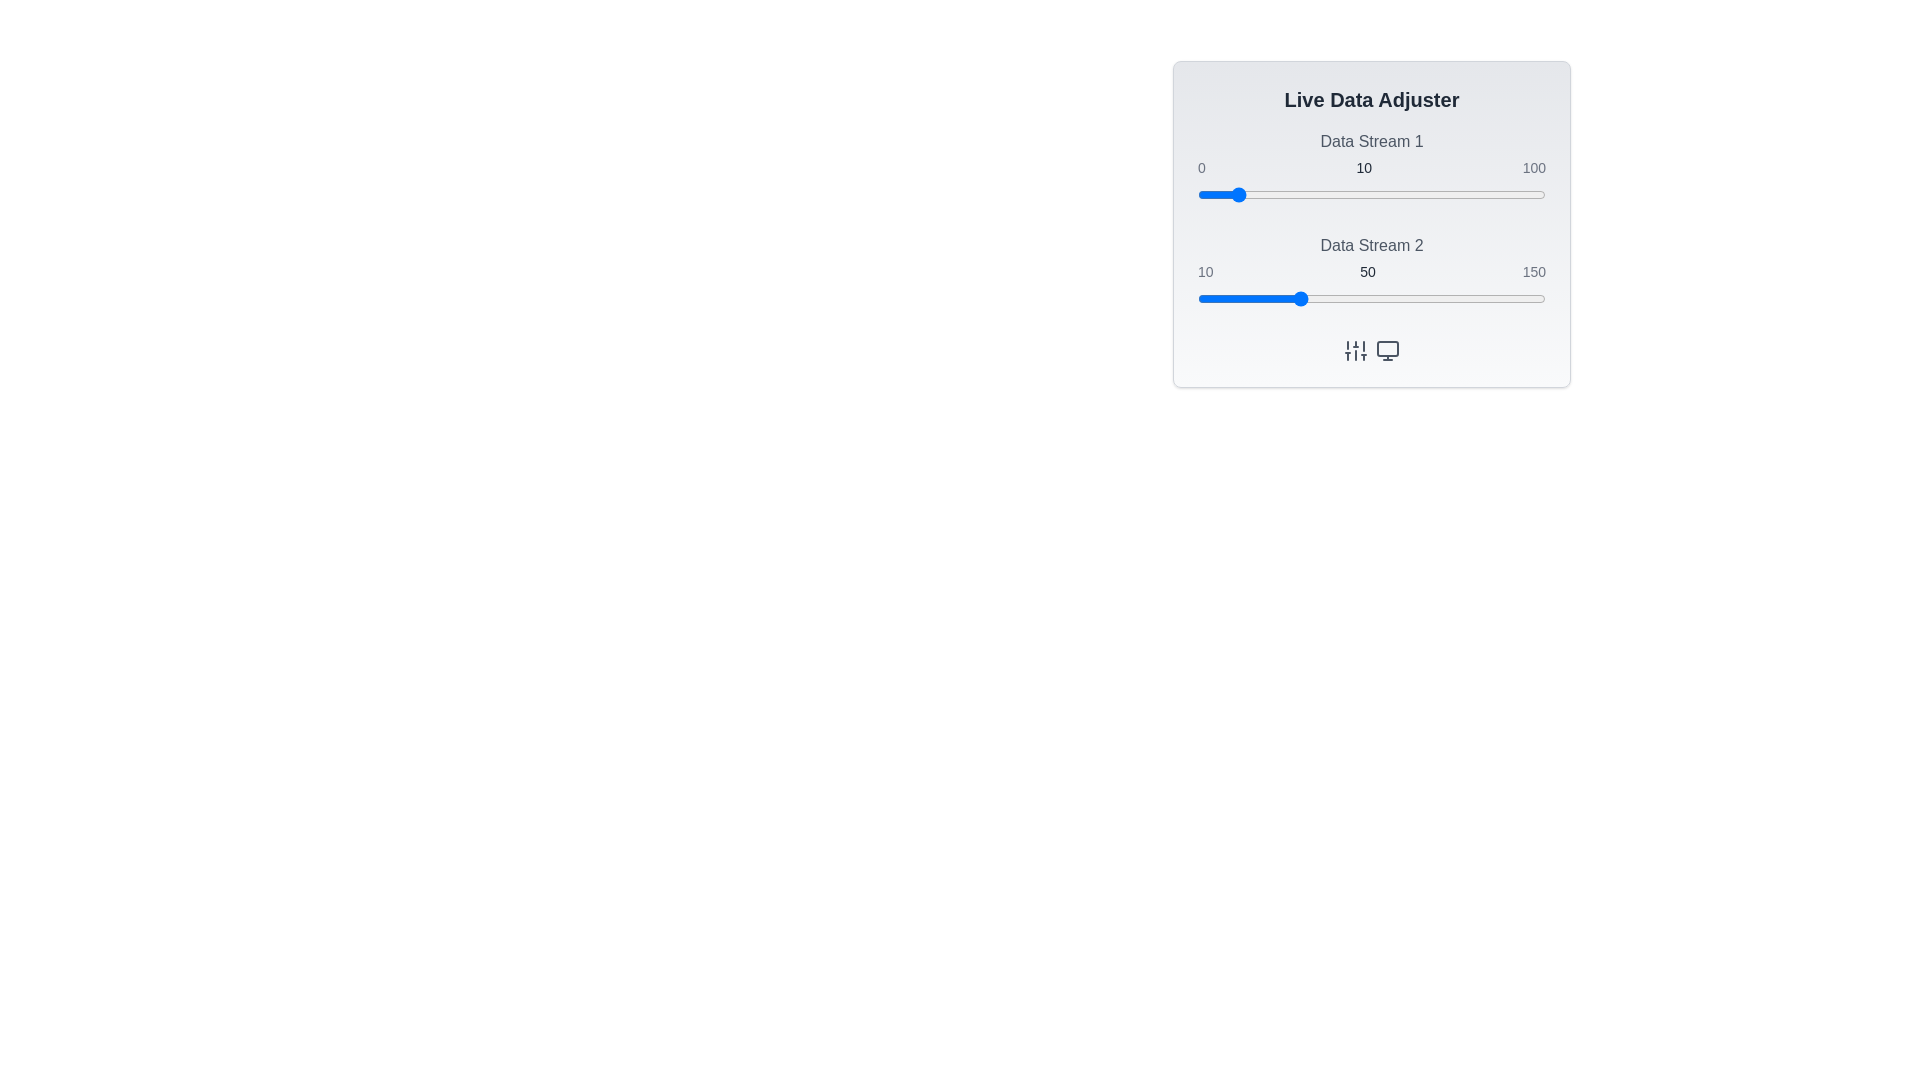 This screenshot has height=1080, width=1920. Describe the element at coordinates (1356, 349) in the screenshot. I see `the vertical sliders icon button located at the bottom-right of the panel` at that location.